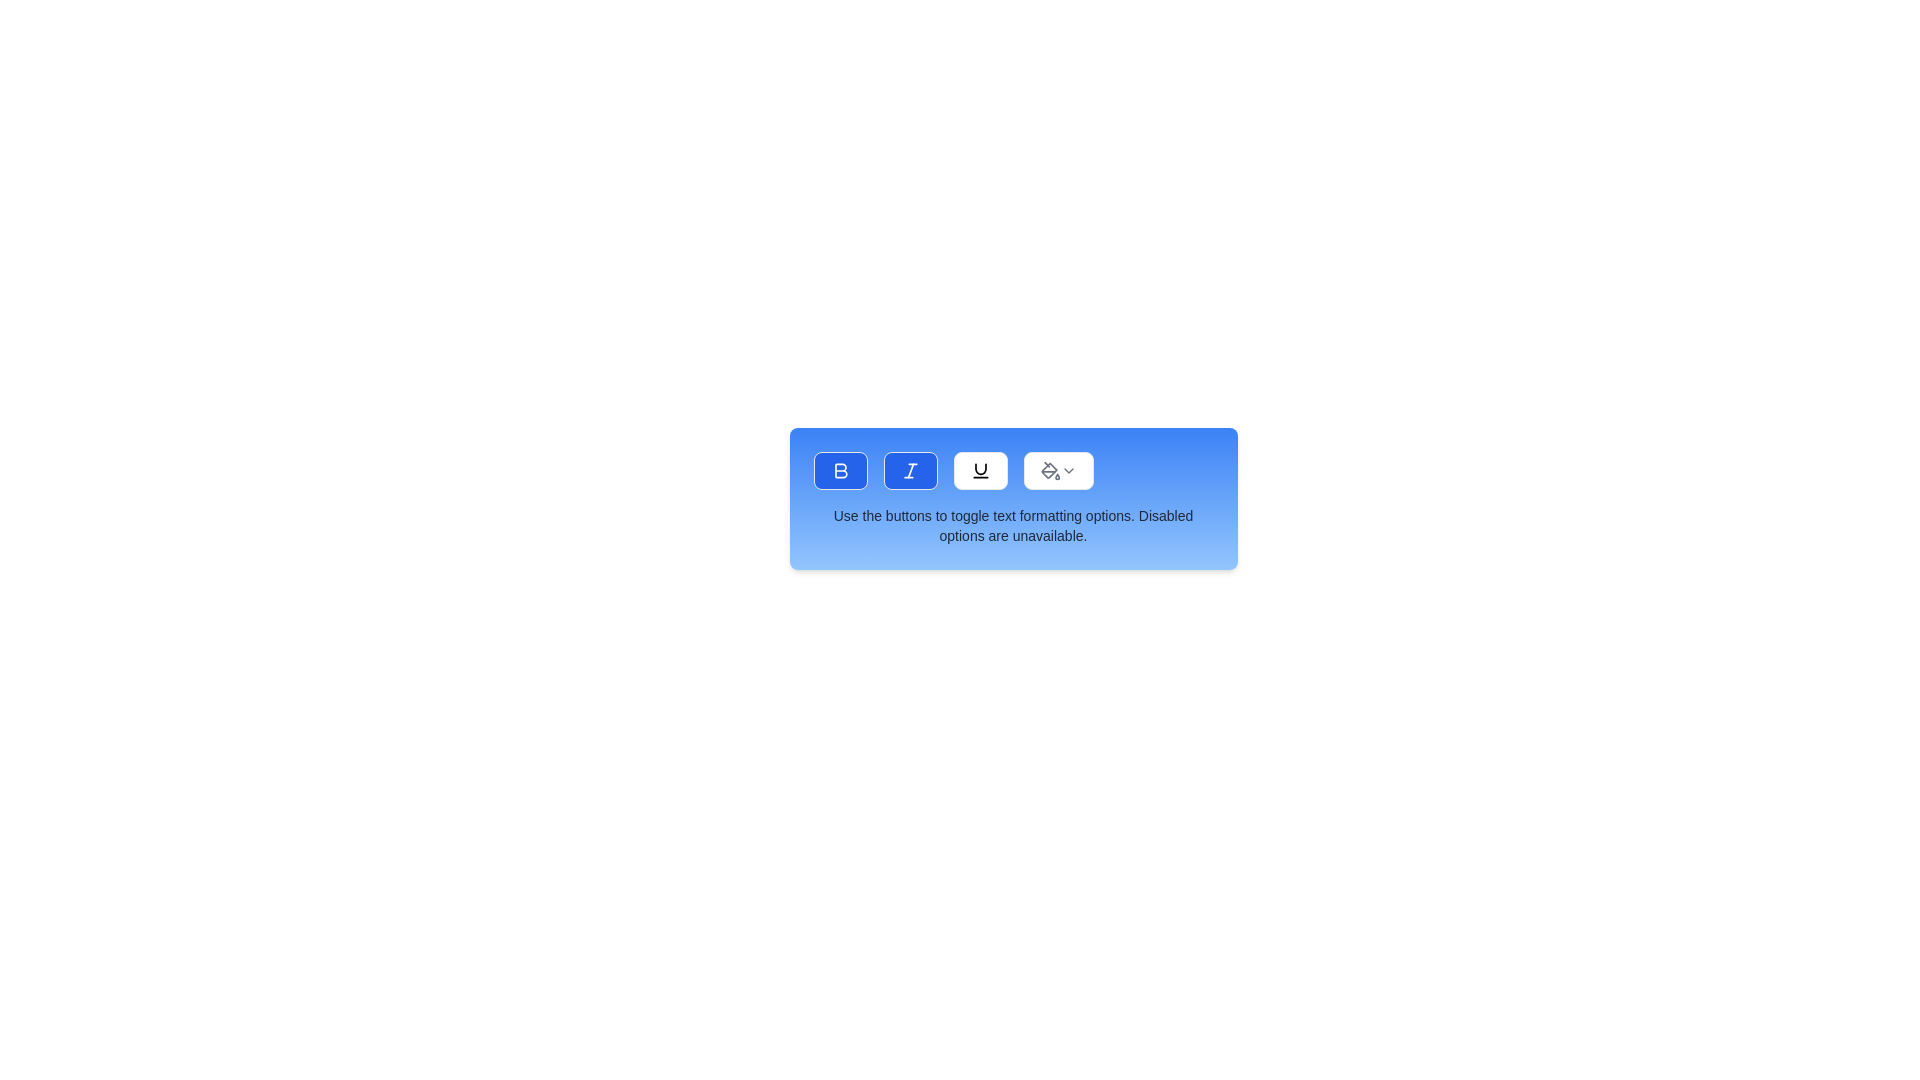 The width and height of the screenshot is (1920, 1080). What do you see at coordinates (909, 470) in the screenshot?
I see `the italic 'I' icon button, which is the second formatting button in a row of four` at bounding box center [909, 470].